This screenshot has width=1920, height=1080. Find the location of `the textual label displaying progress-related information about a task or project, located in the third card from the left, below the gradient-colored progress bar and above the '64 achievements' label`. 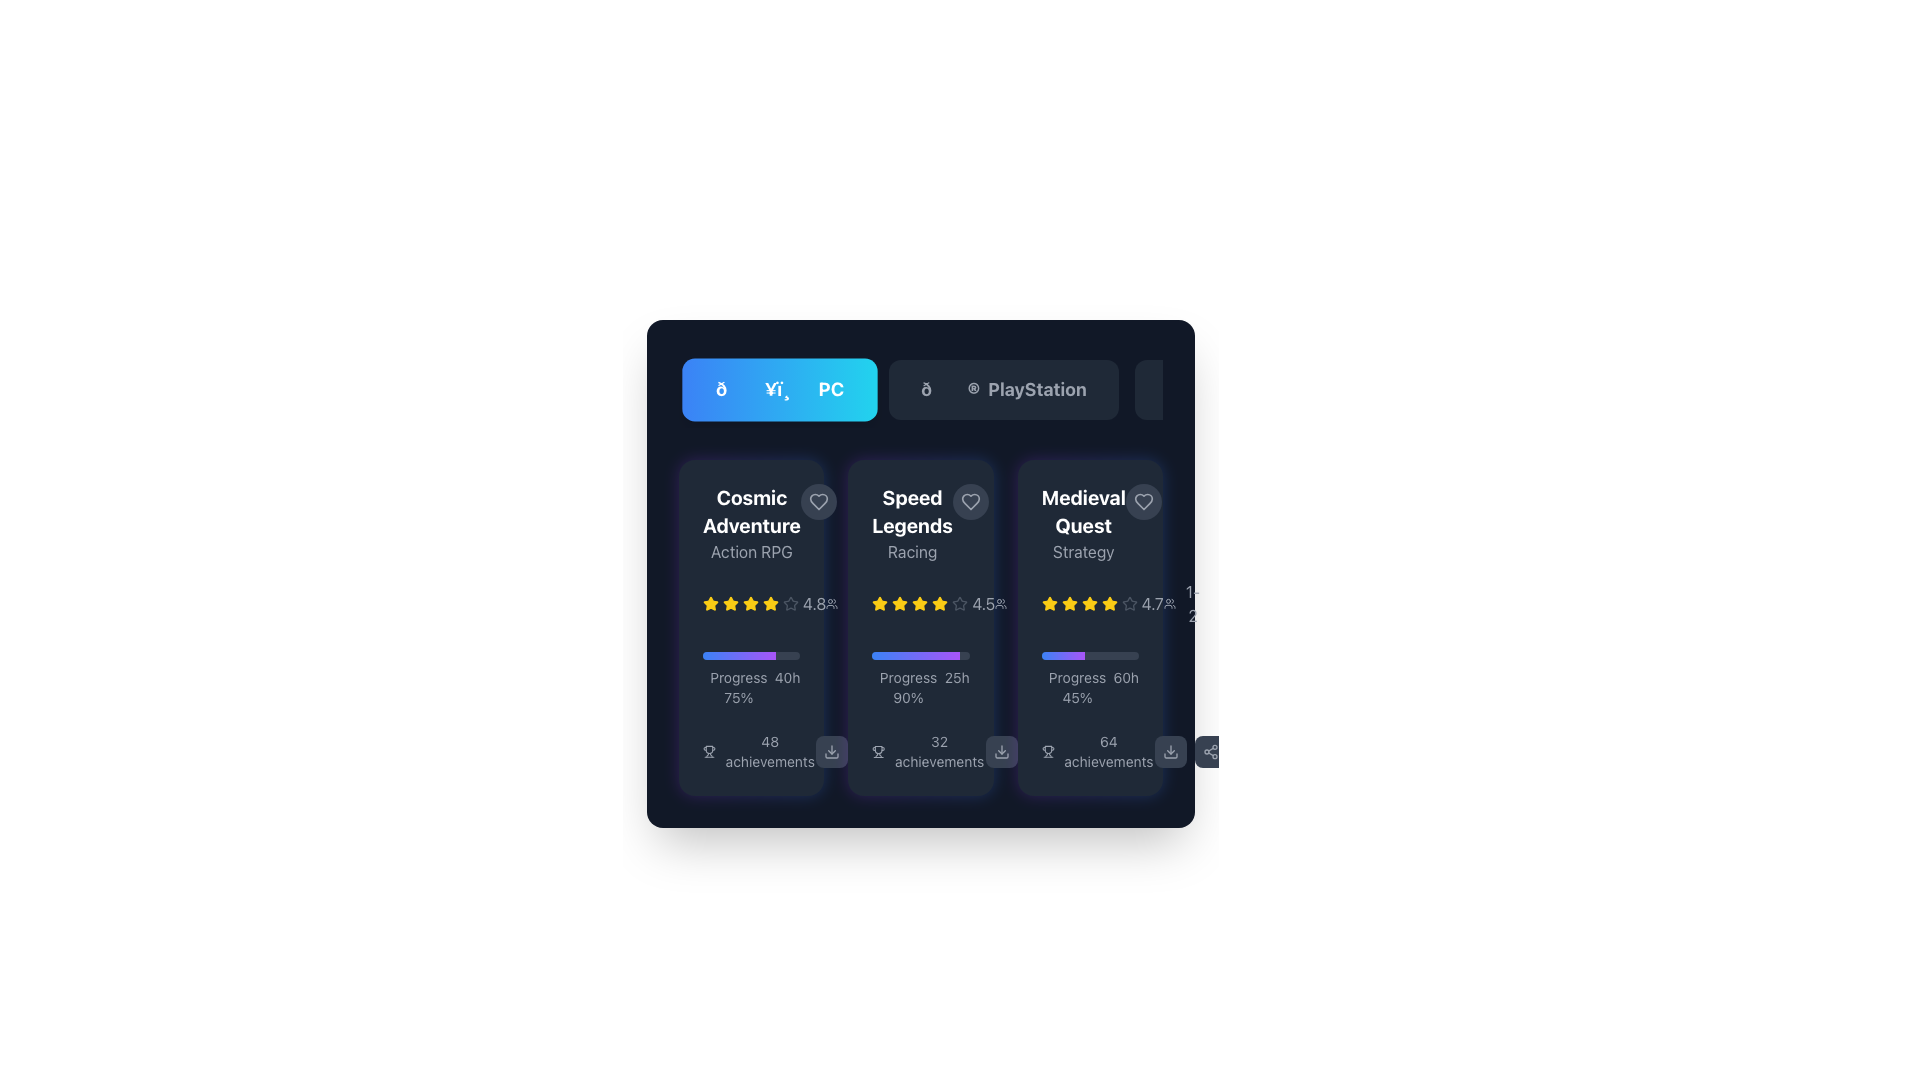

the textual label displaying progress-related information about a task or project, located in the third card from the left, below the gradient-colored progress bar and above the '64 achievements' label is located at coordinates (1089, 686).